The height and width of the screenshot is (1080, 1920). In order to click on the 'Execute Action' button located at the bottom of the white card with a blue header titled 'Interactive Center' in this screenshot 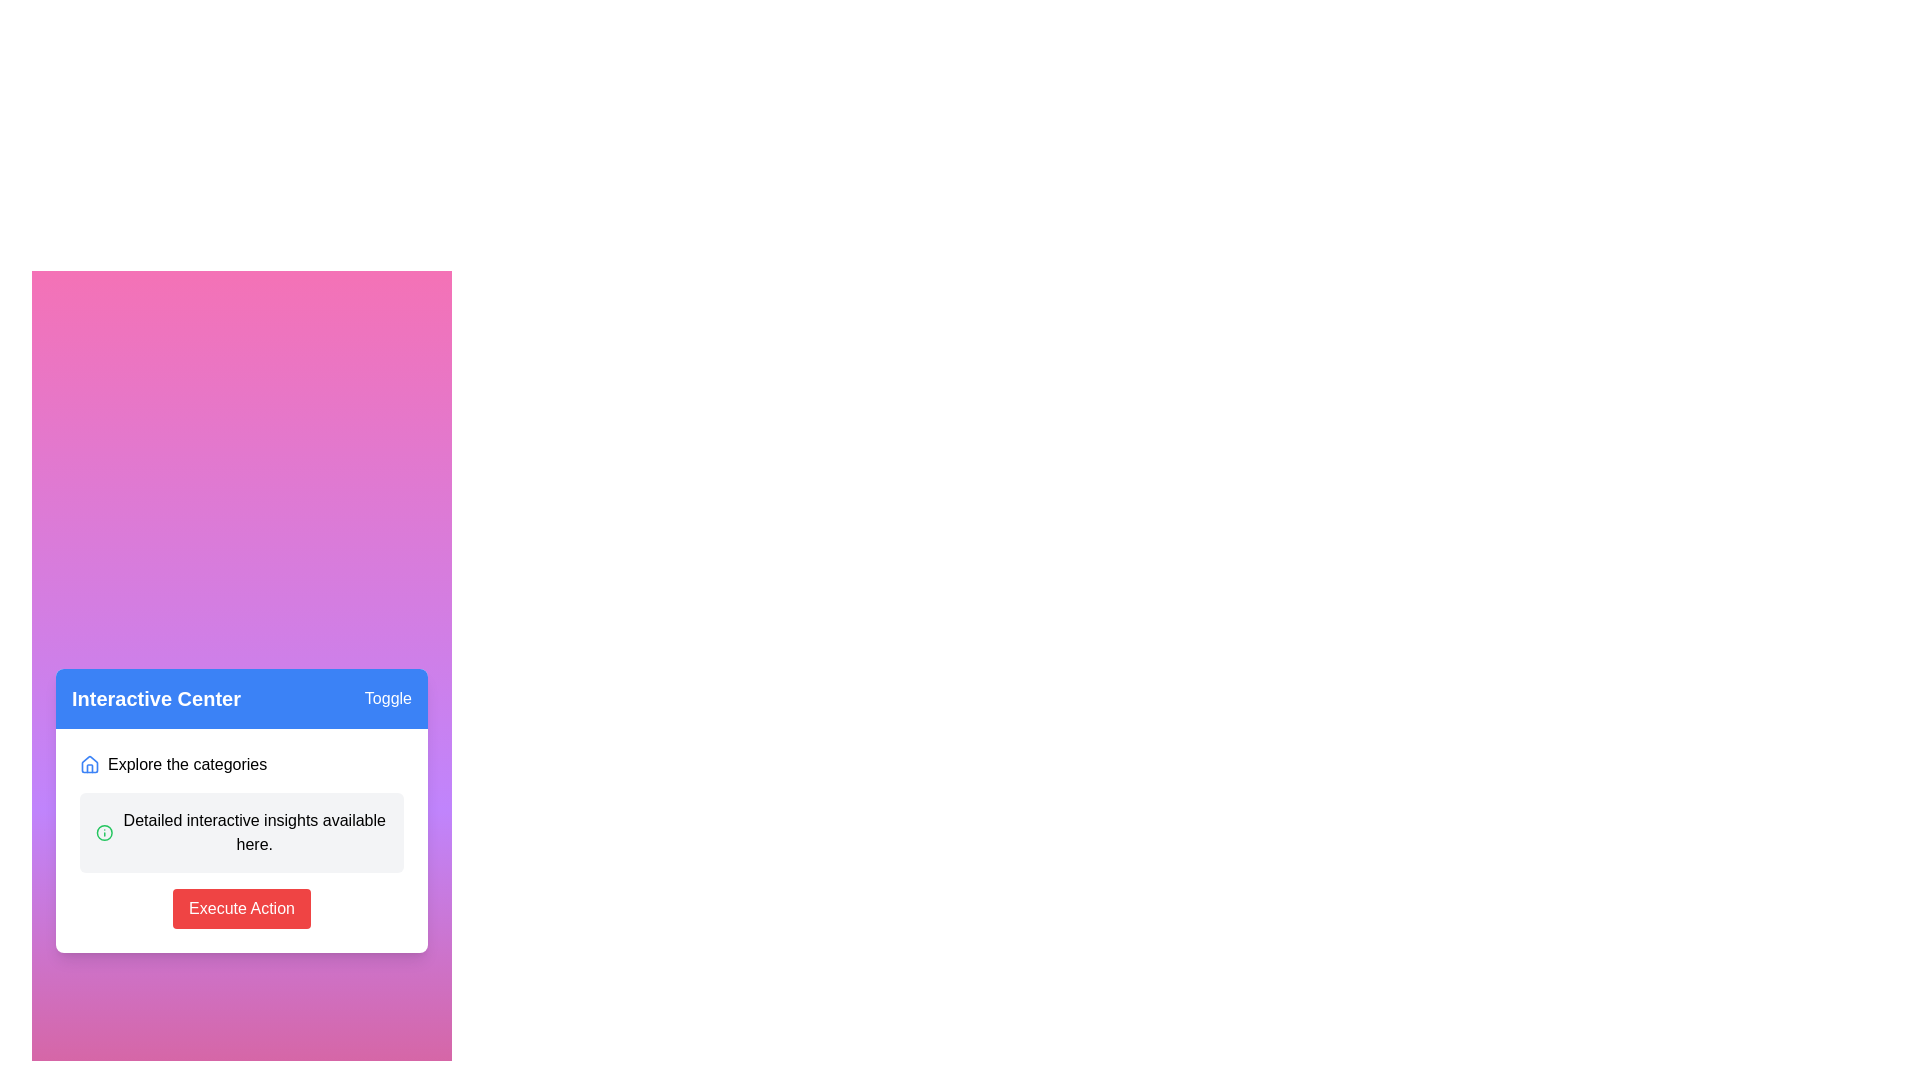, I will do `click(240, 909)`.